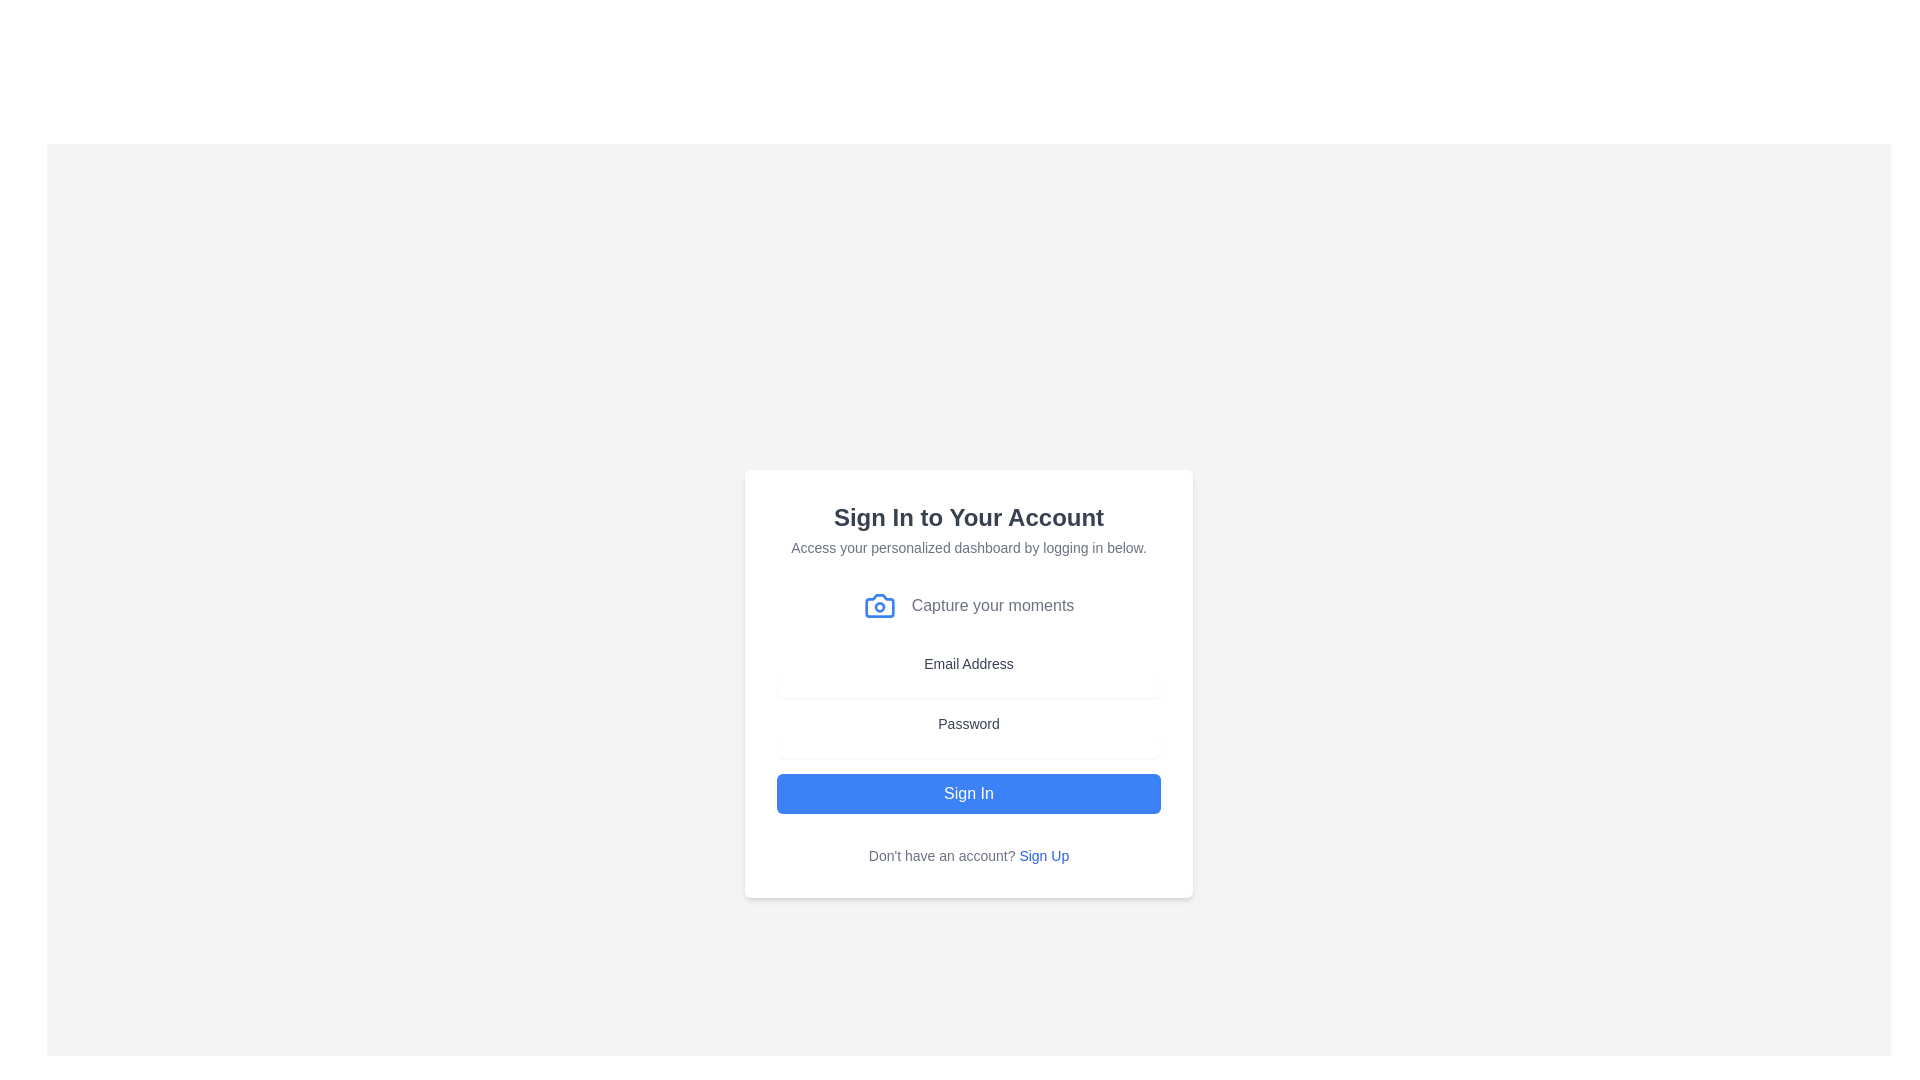 Image resolution: width=1920 pixels, height=1080 pixels. What do you see at coordinates (993, 604) in the screenshot?
I see `the text label that says 'Capture your moments', which is styled in gray and located below the heading 'Sign In to Your Account'` at bounding box center [993, 604].